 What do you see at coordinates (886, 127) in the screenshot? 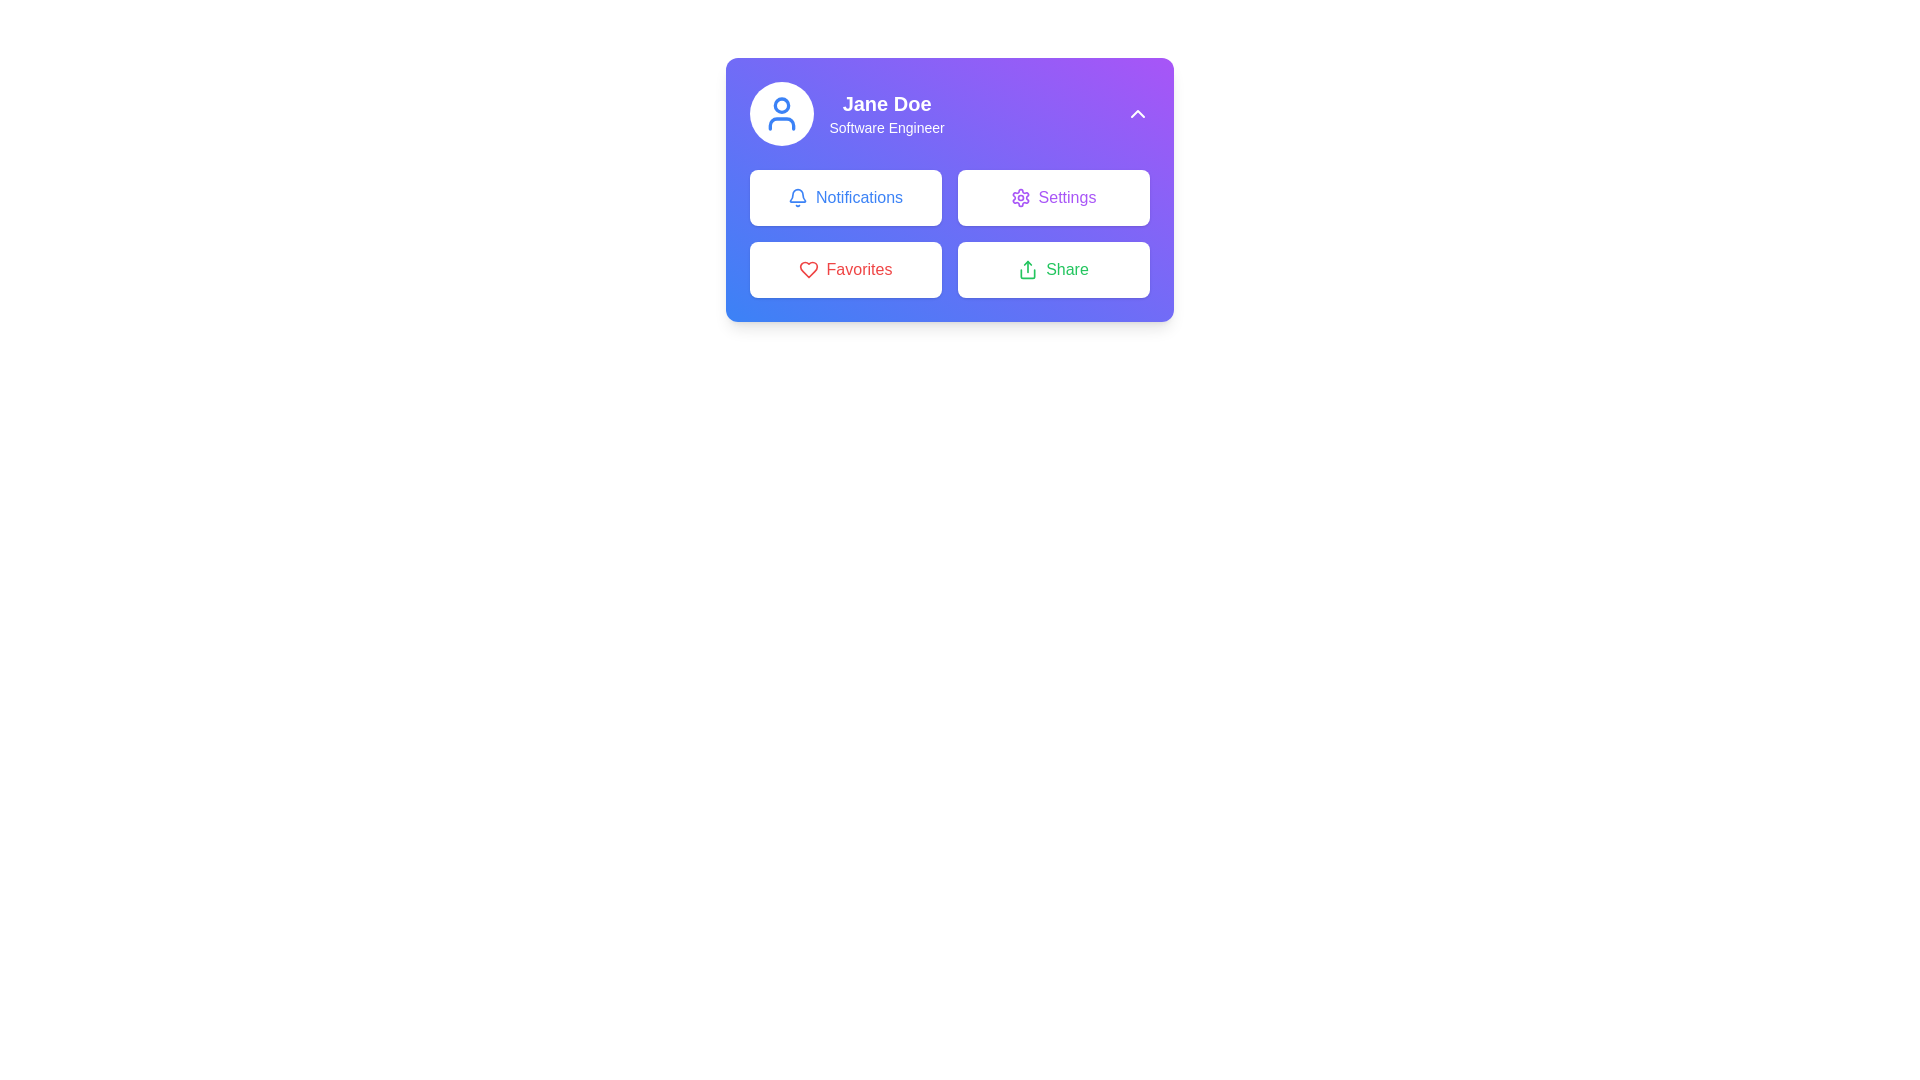
I see `the text element that serves as a descriptor or title located directly underneath the 'Jane Doe' title text in the upper-left portion of the card interface` at bounding box center [886, 127].